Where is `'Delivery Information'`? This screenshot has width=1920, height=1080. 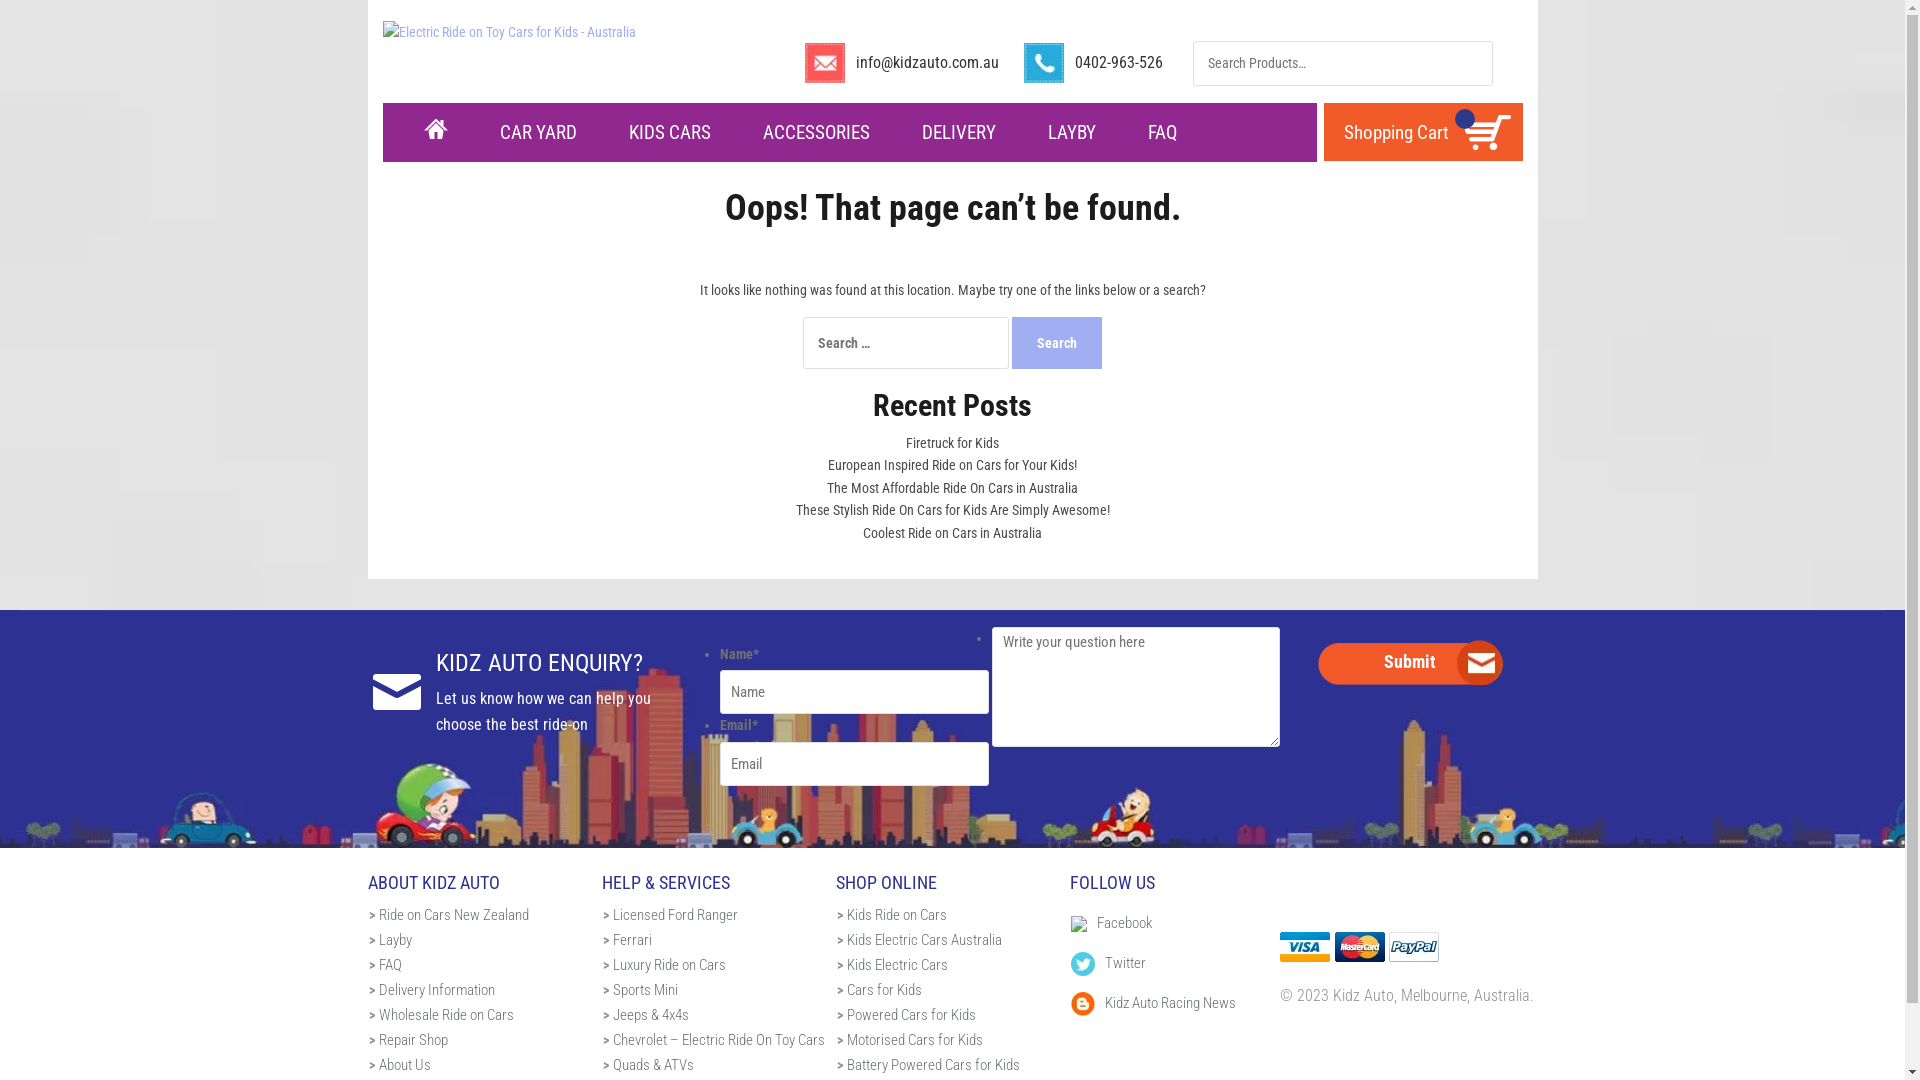 'Delivery Information' is located at coordinates (435, 990).